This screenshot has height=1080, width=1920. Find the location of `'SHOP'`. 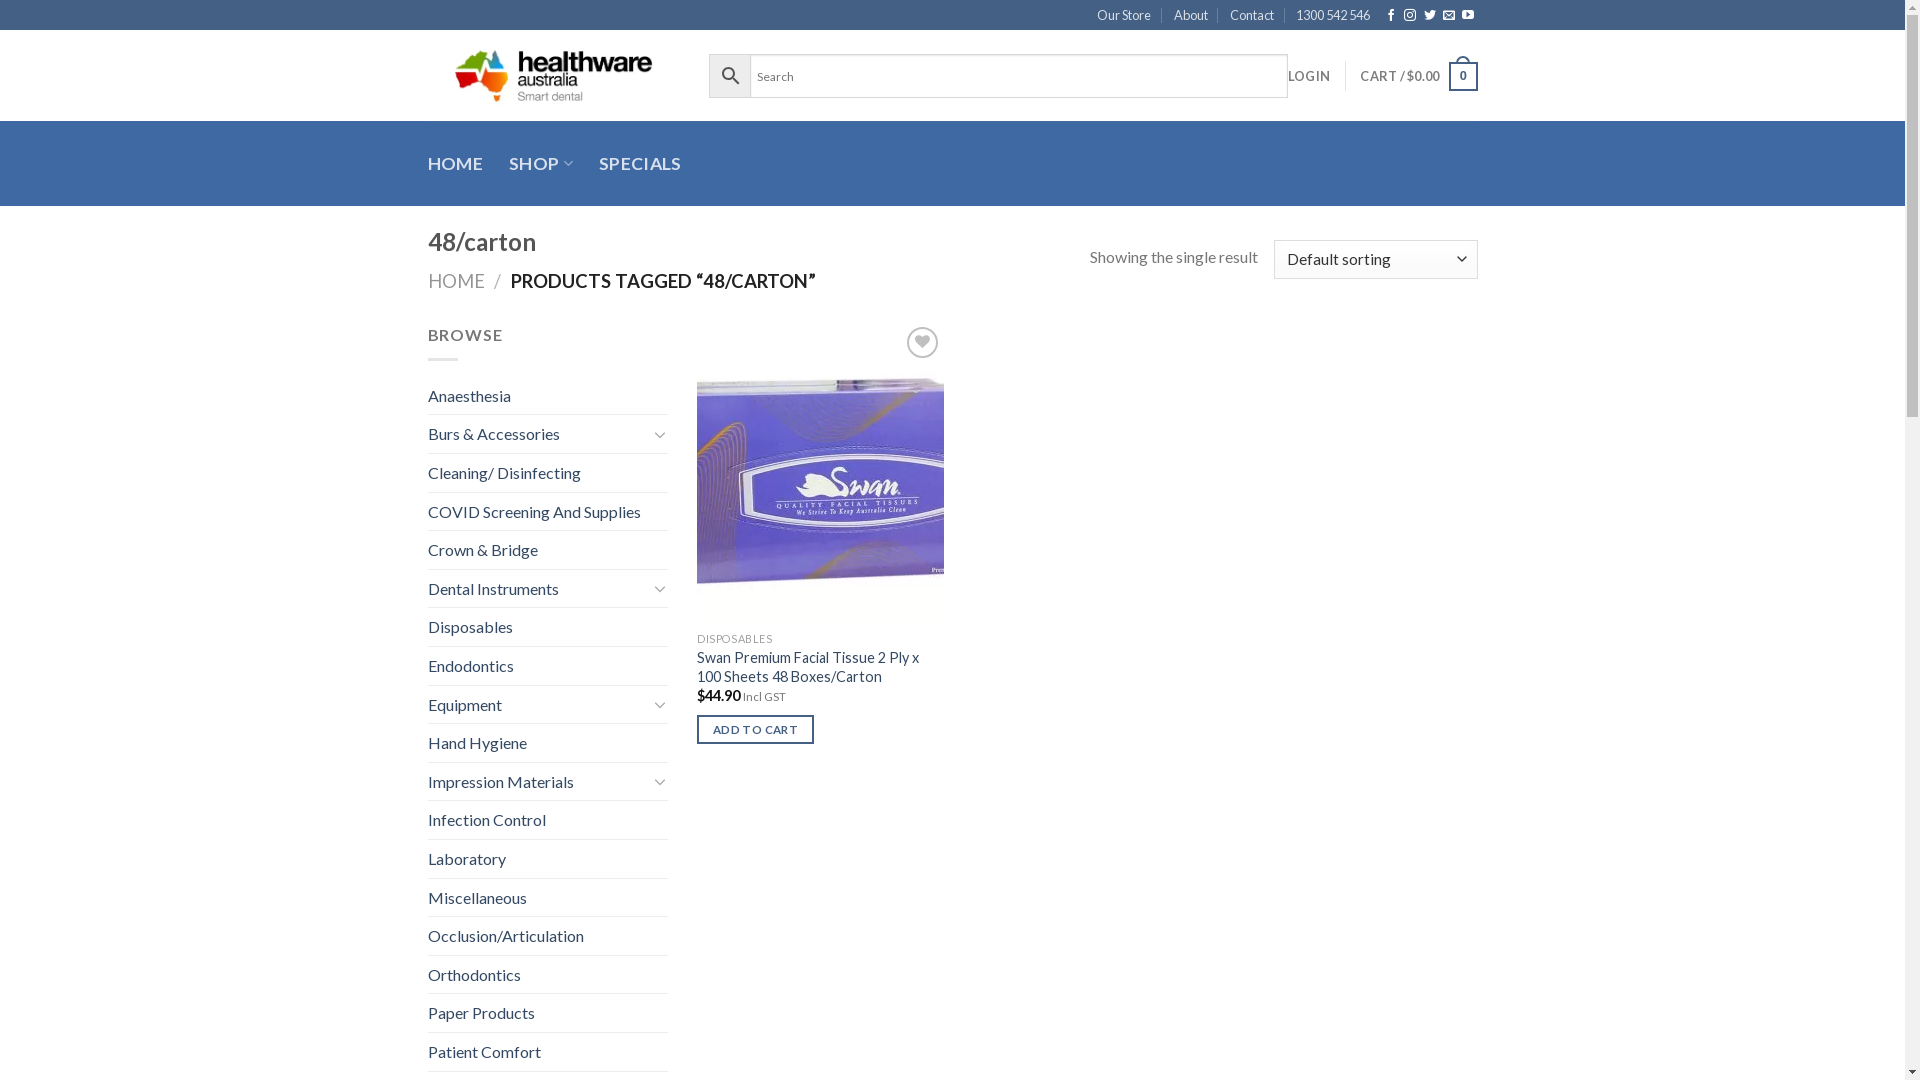

'SHOP' is located at coordinates (541, 162).